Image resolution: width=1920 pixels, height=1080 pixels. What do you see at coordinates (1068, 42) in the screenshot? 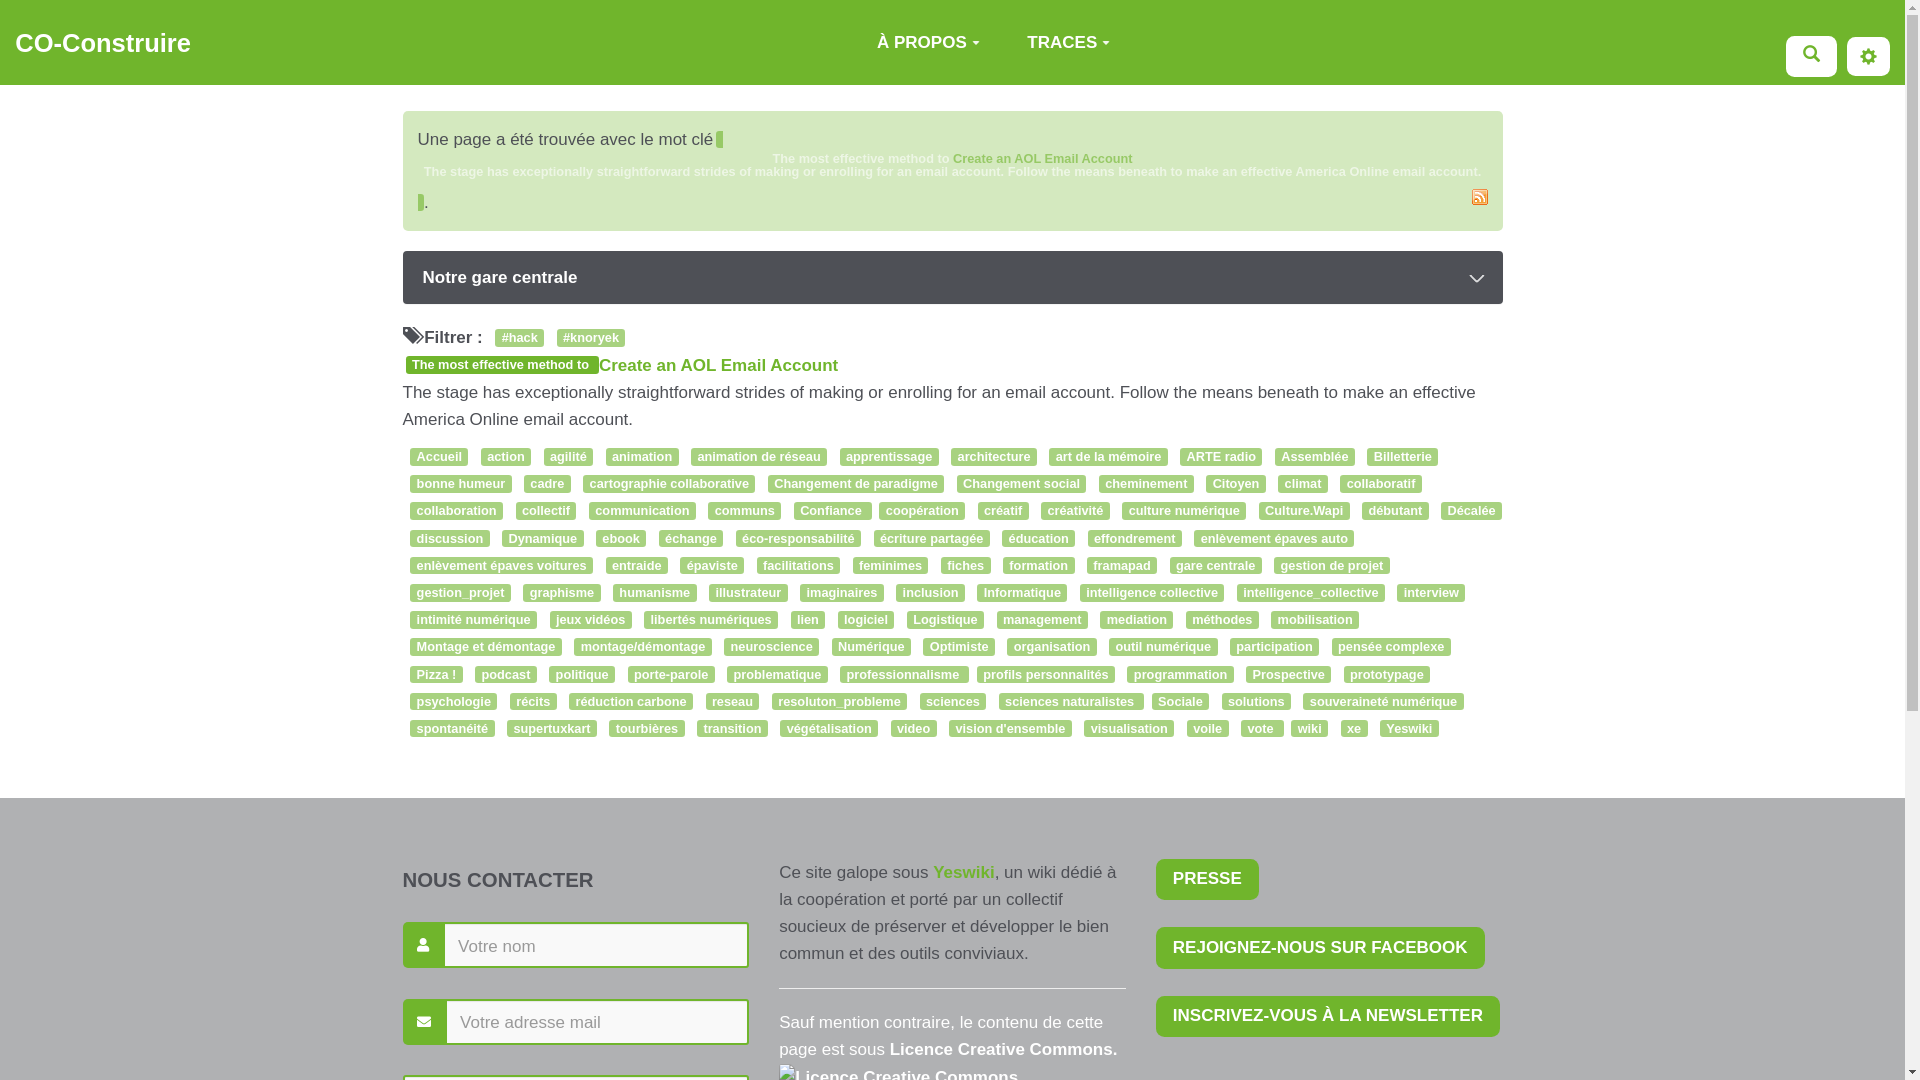
I see `'TRACES'` at bounding box center [1068, 42].